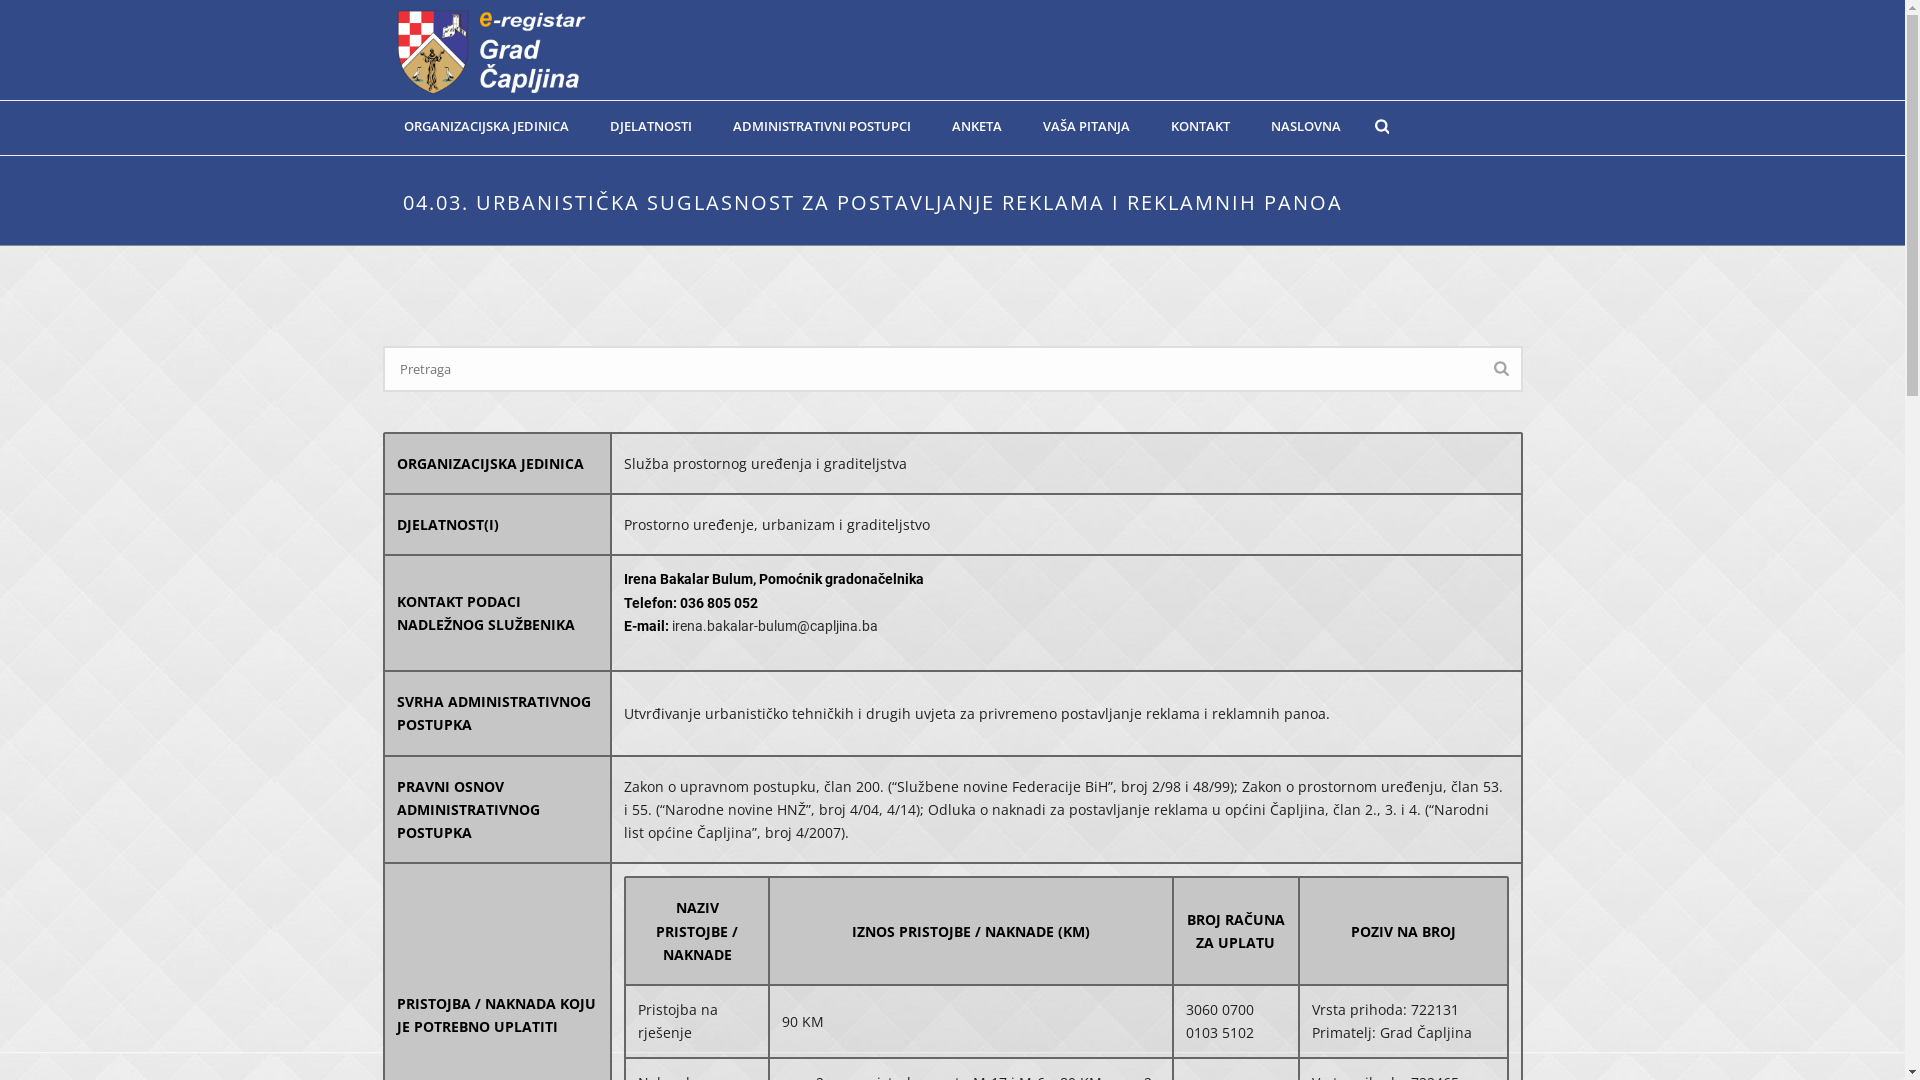  I want to click on 'eRegistar', so click(490, 49).